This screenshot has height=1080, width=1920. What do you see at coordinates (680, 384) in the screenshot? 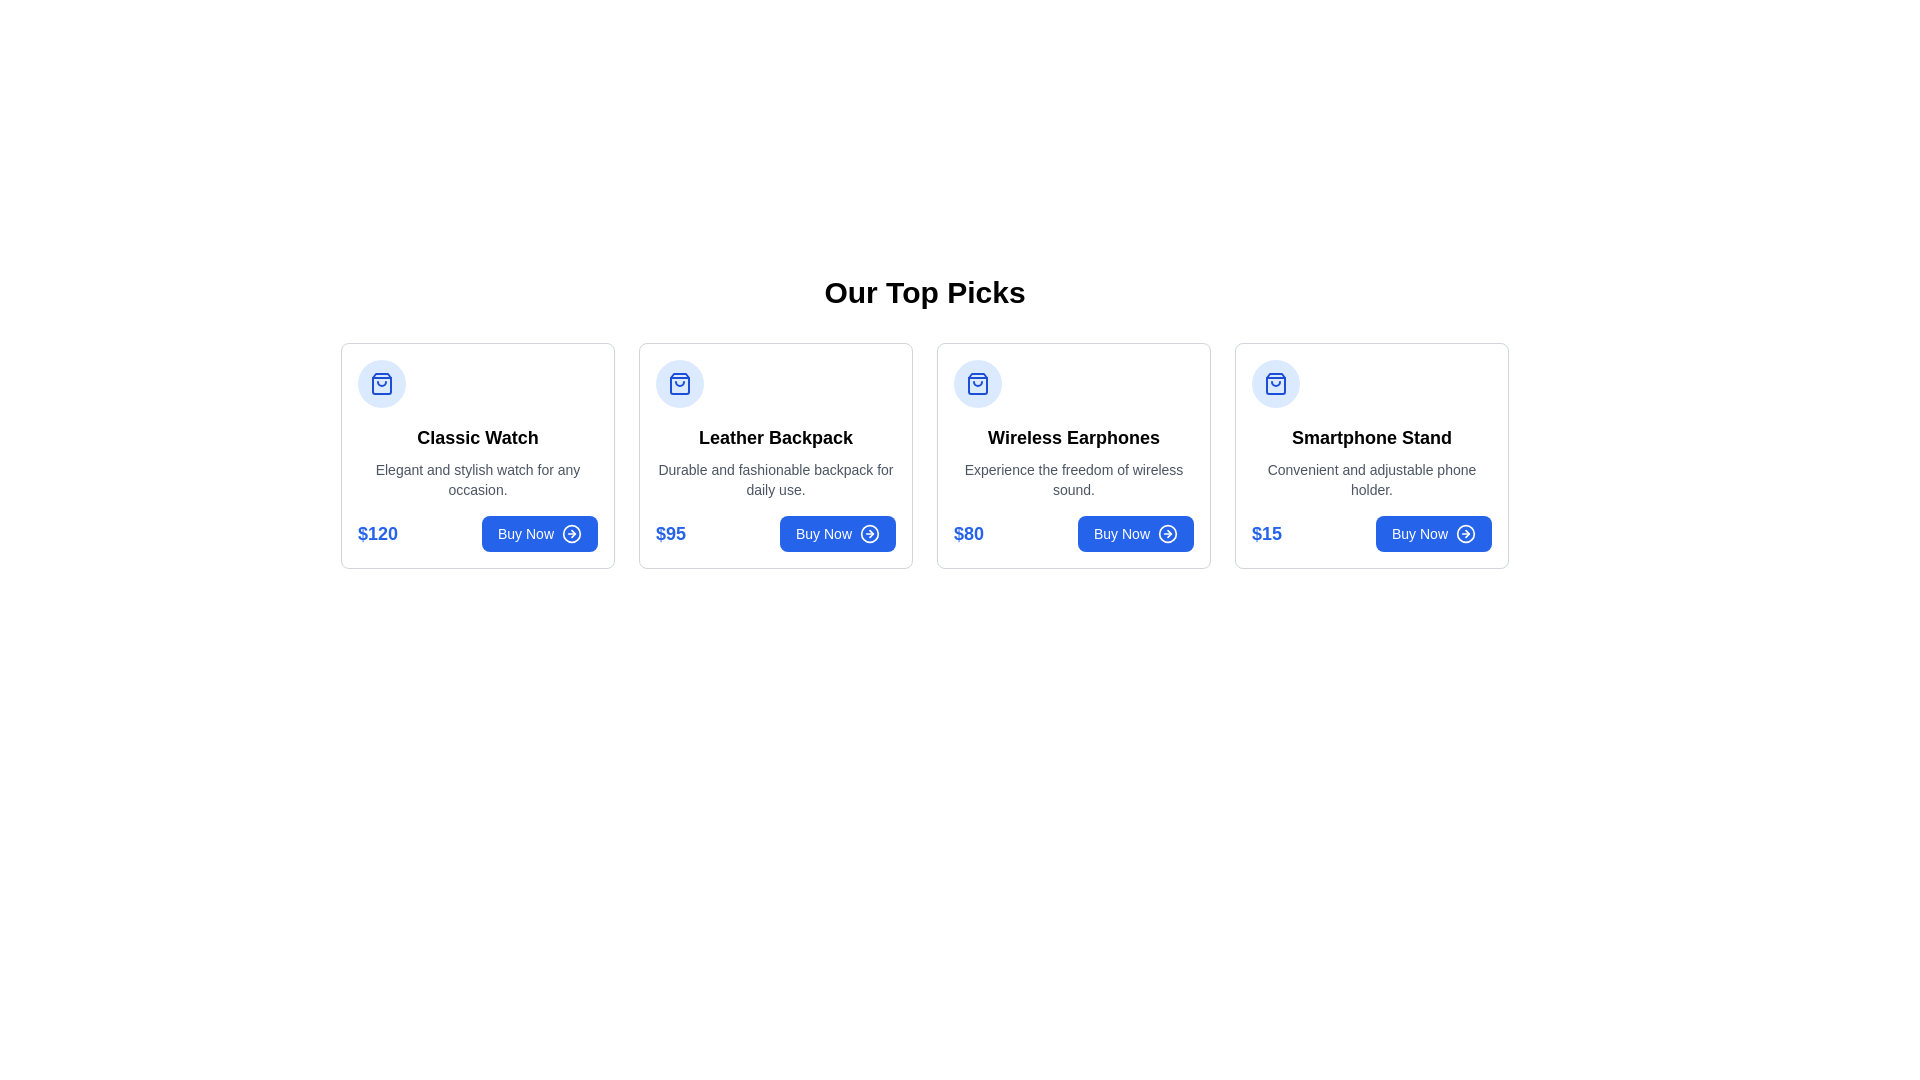
I see `the blue shopping bag icon graphic, which is located in the second card of the product cards, directly above the title 'Leather Backpack'` at bounding box center [680, 384].